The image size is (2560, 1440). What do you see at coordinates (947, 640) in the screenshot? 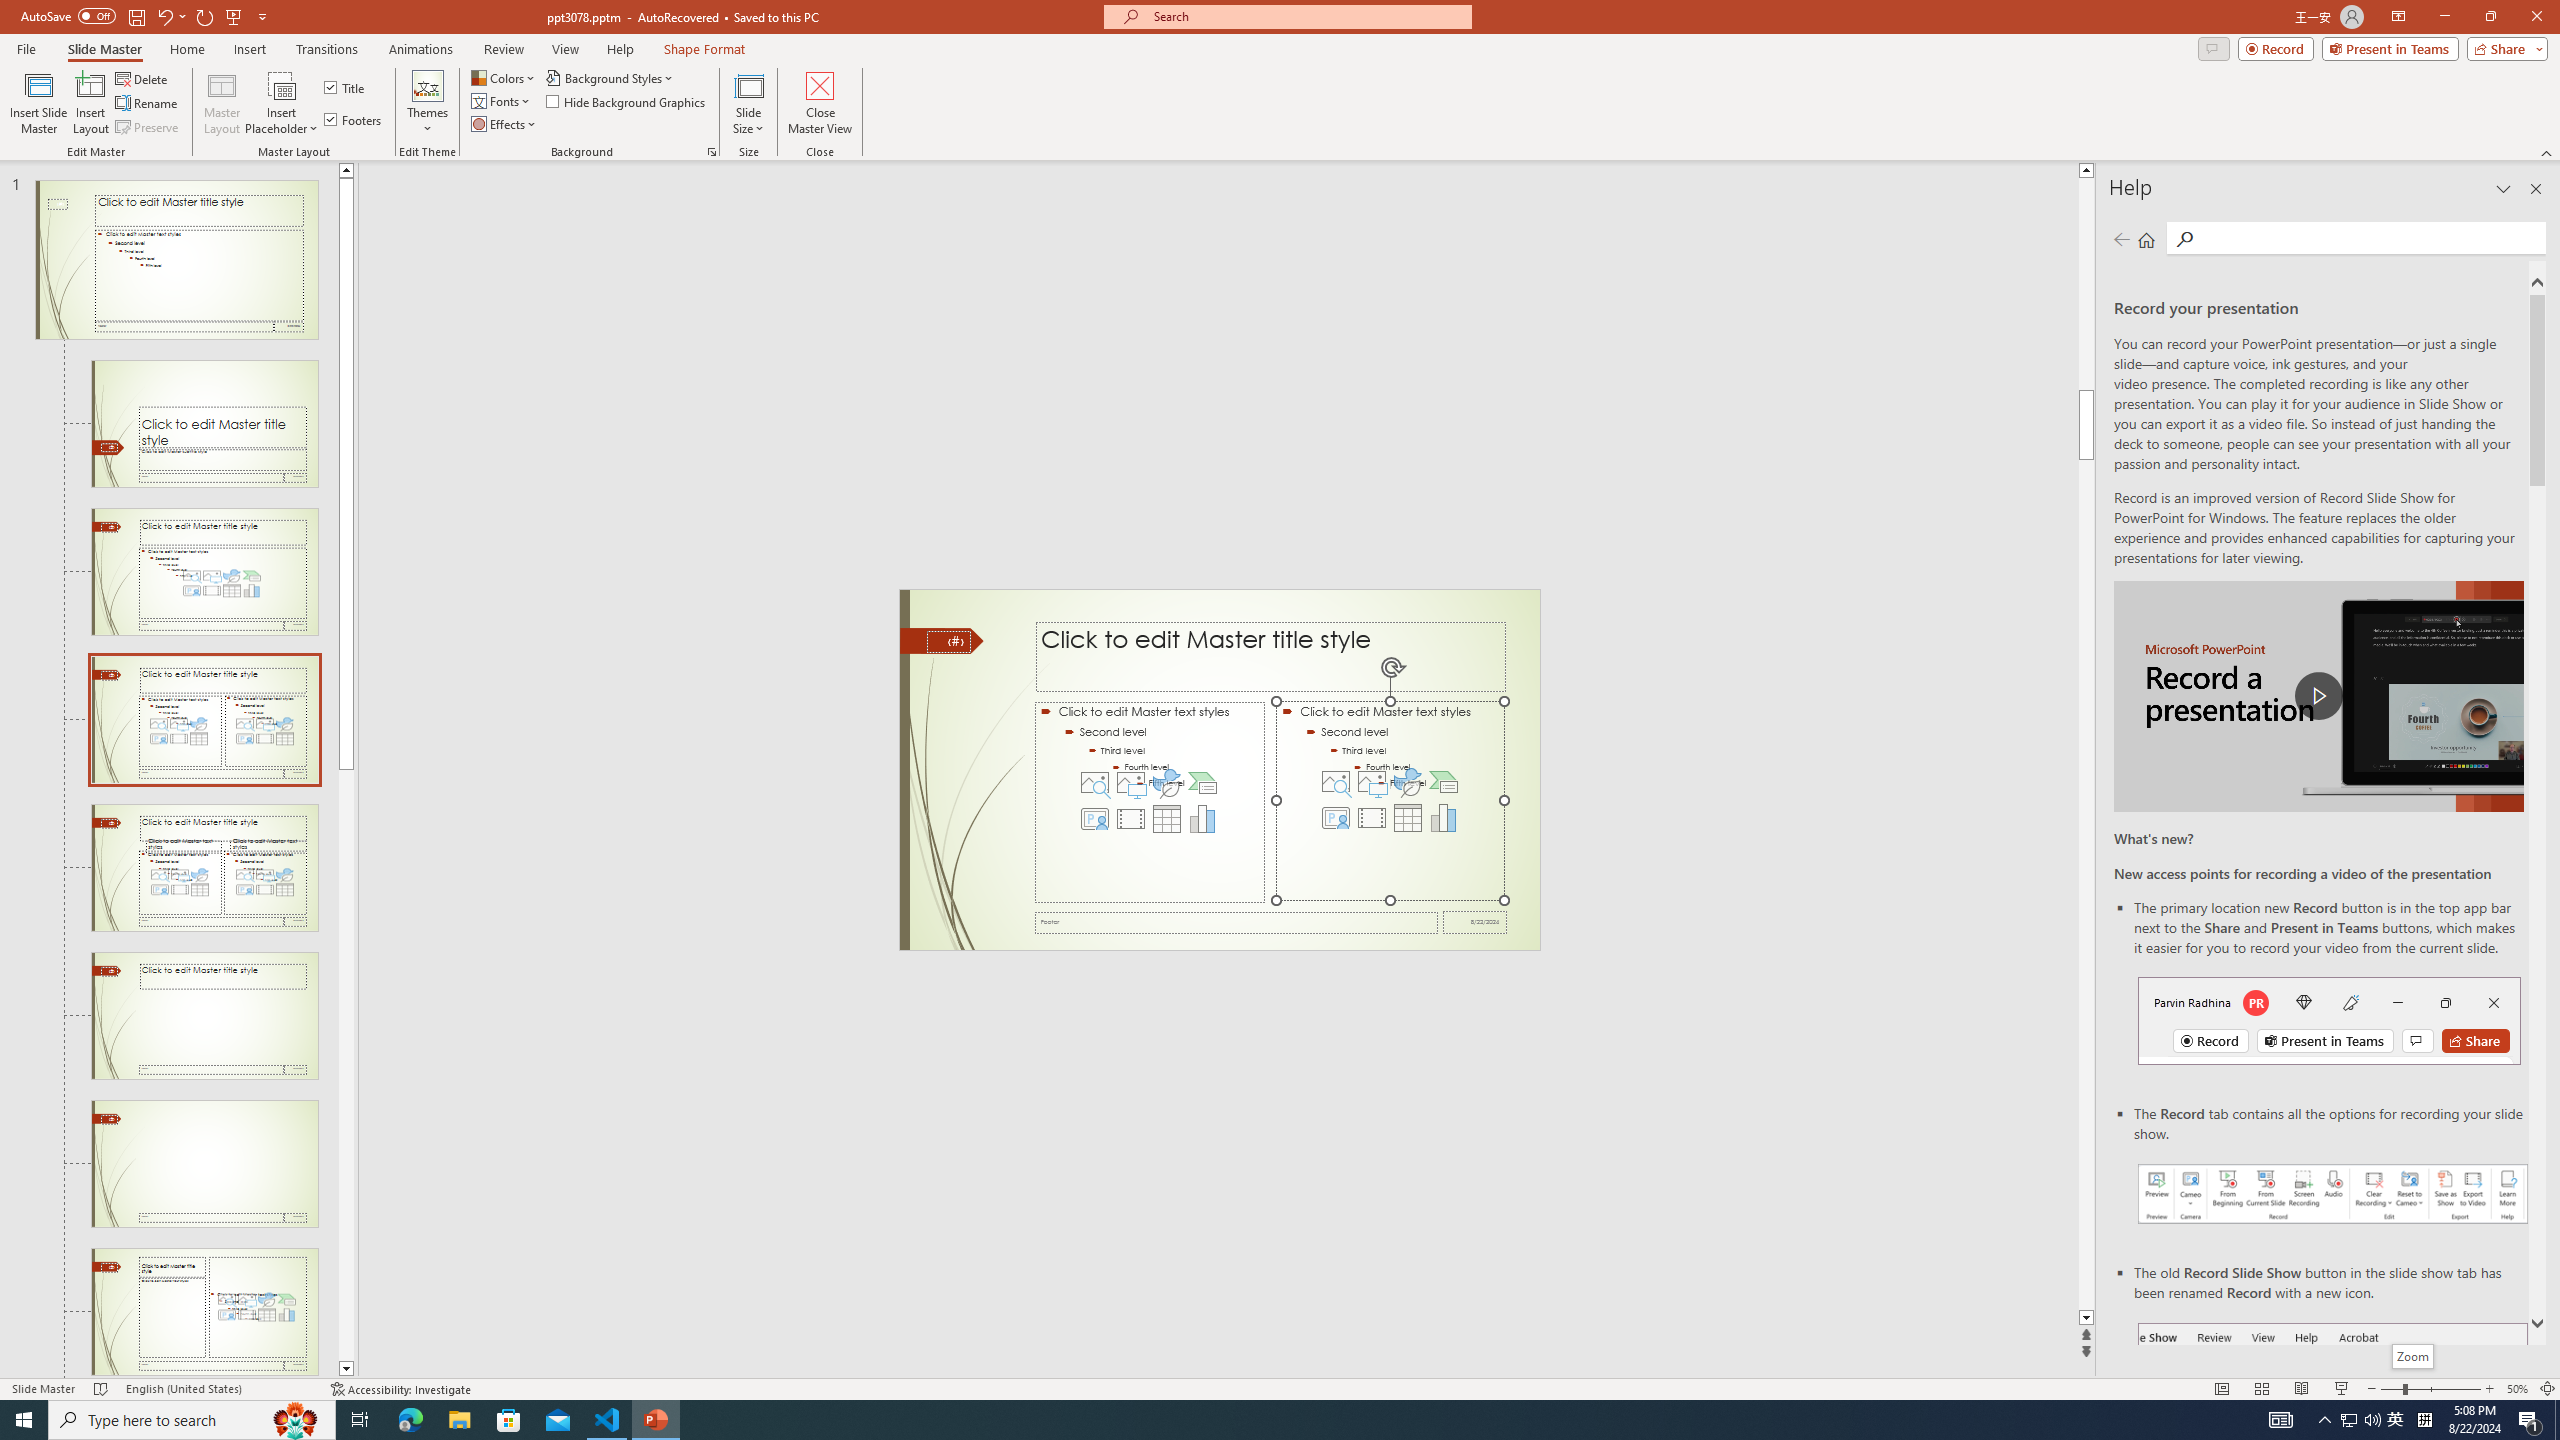
I see `'Slide Number'` at bounding box center [947, 640].